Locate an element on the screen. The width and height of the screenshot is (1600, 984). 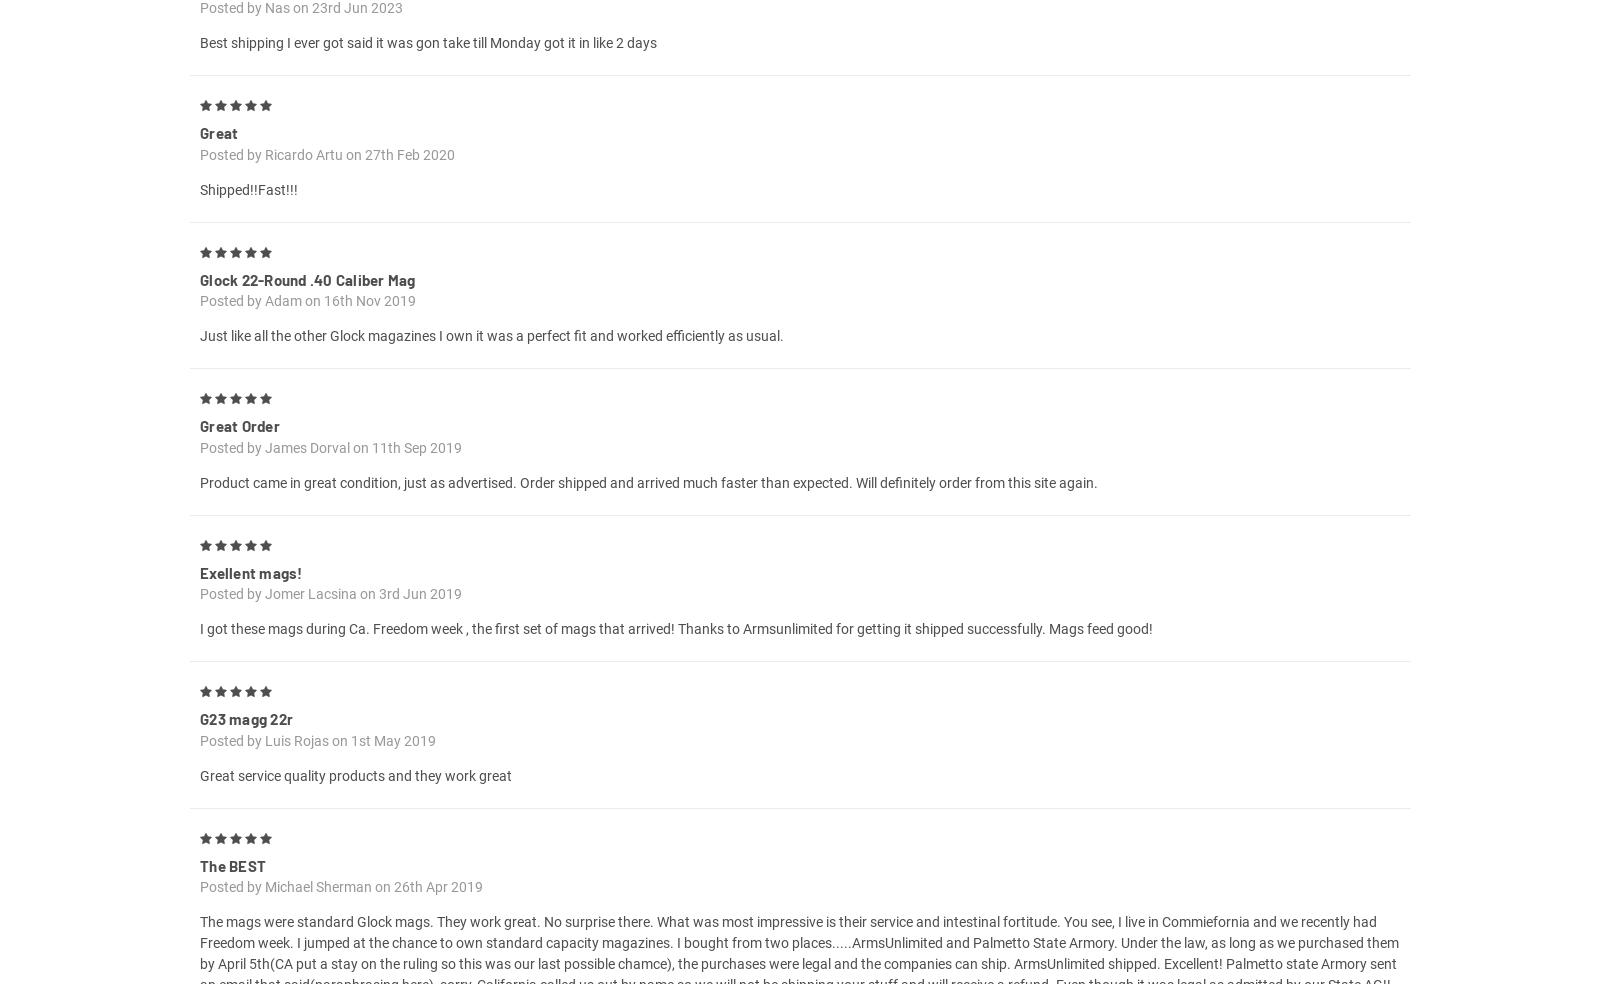
'Posted by Nas on 23rd Jun 2023' is located at coordinates (301, 29).